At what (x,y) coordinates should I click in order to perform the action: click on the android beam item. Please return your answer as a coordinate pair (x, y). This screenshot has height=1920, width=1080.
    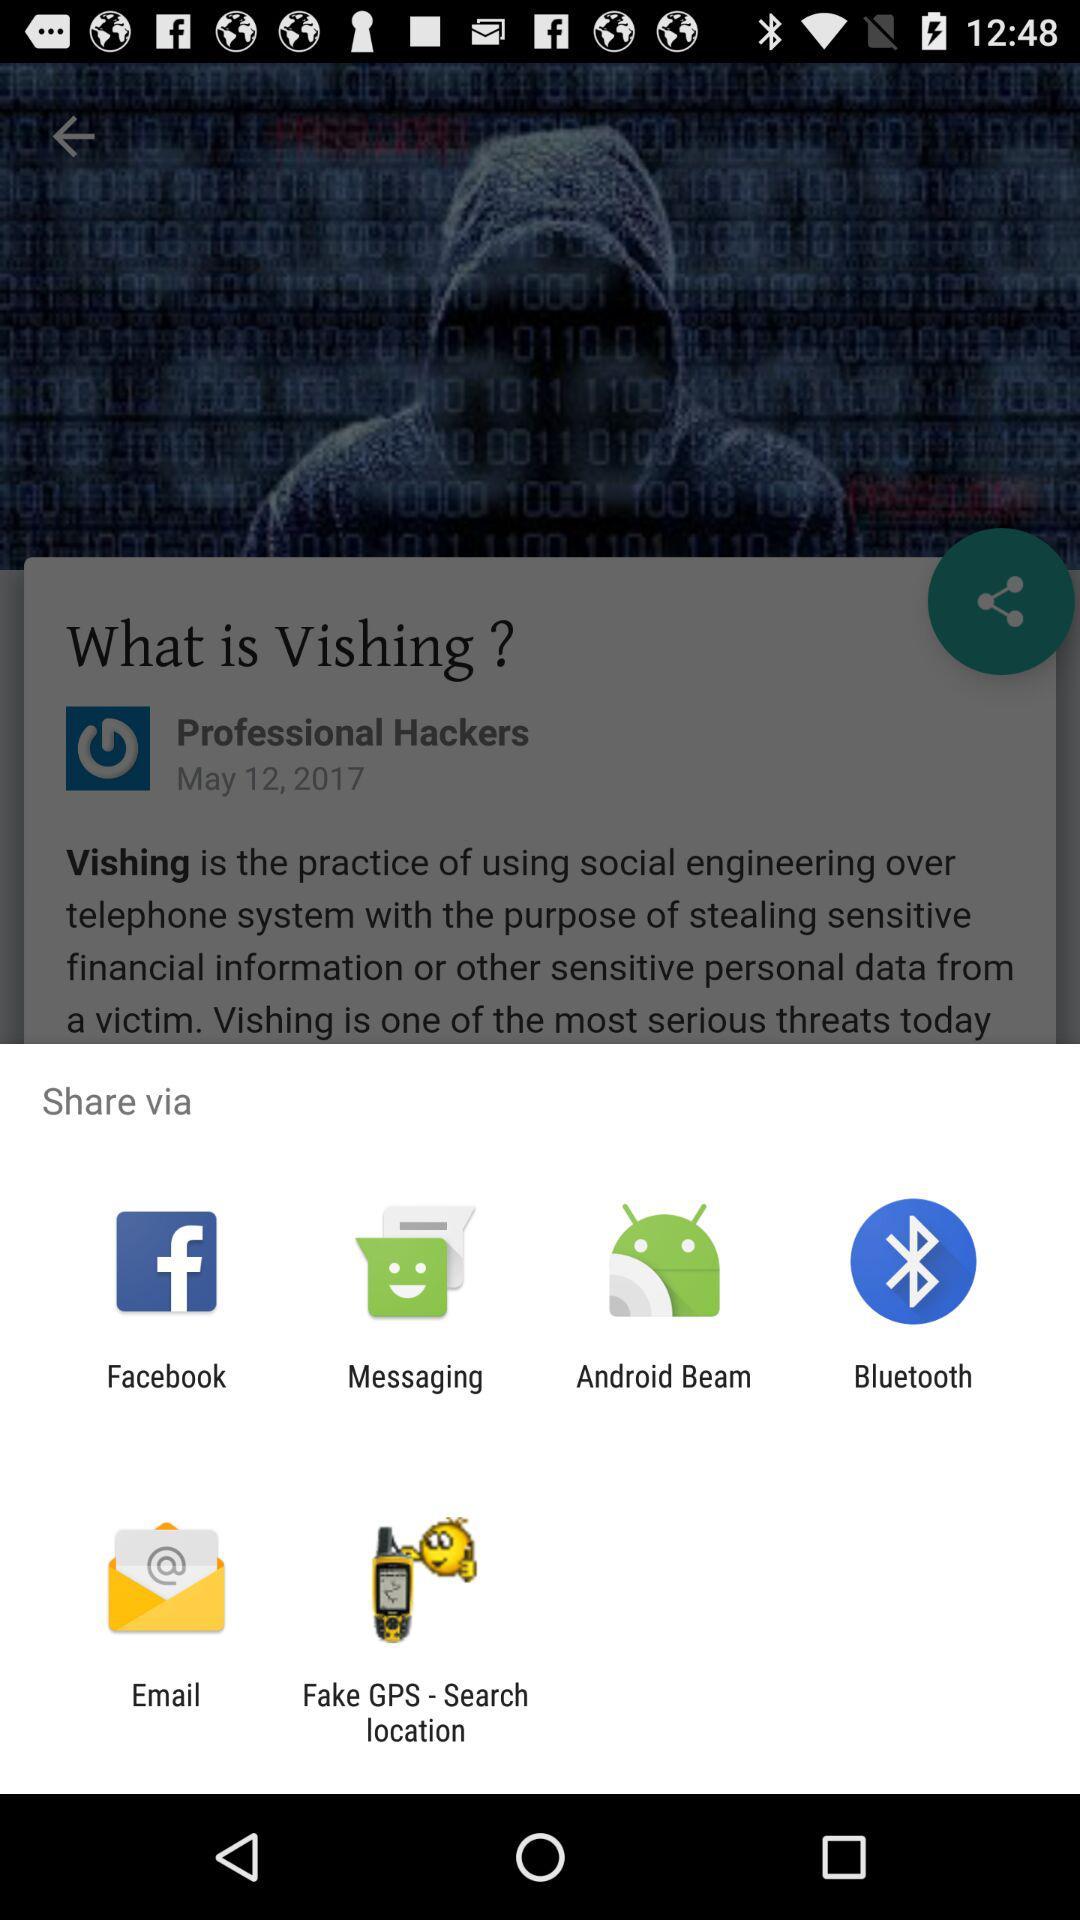
    Looking at the image, I should click on (664, 1392).